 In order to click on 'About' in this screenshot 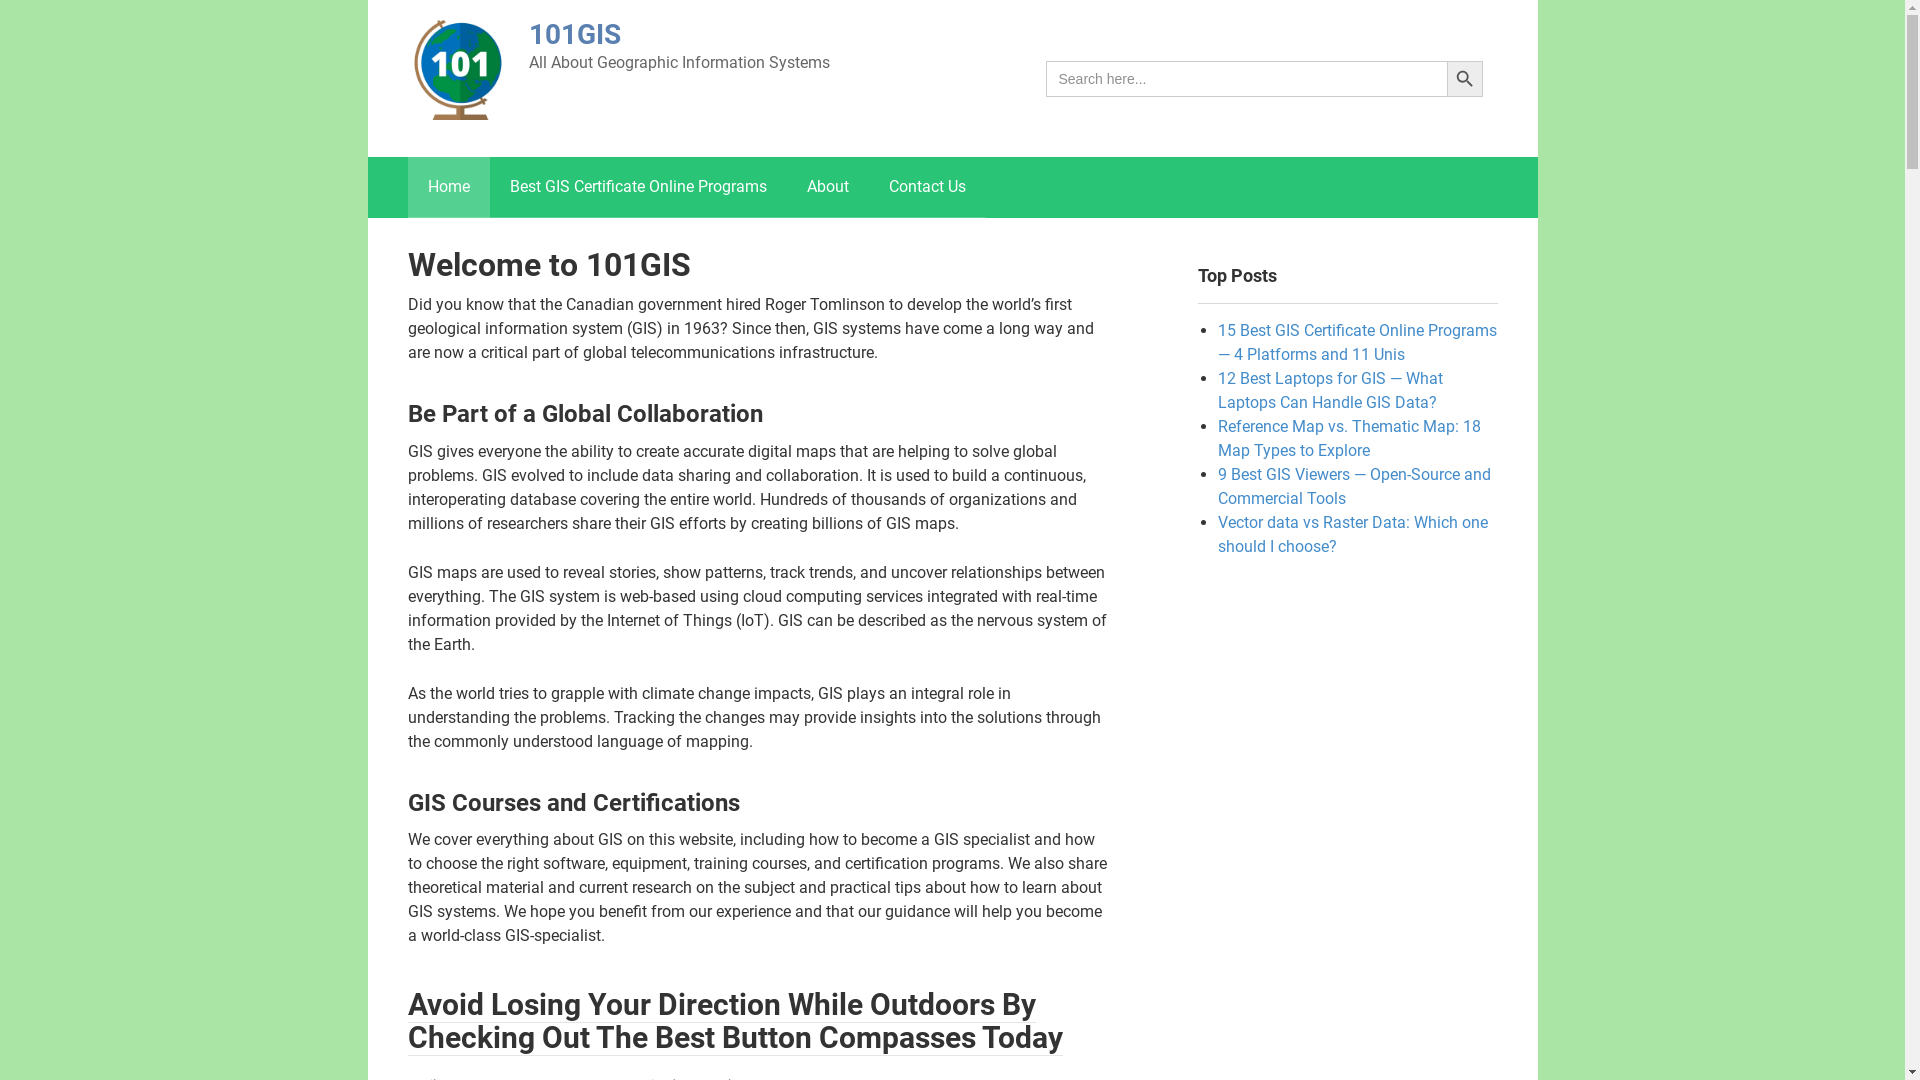, I will do `click(826, 186)`.